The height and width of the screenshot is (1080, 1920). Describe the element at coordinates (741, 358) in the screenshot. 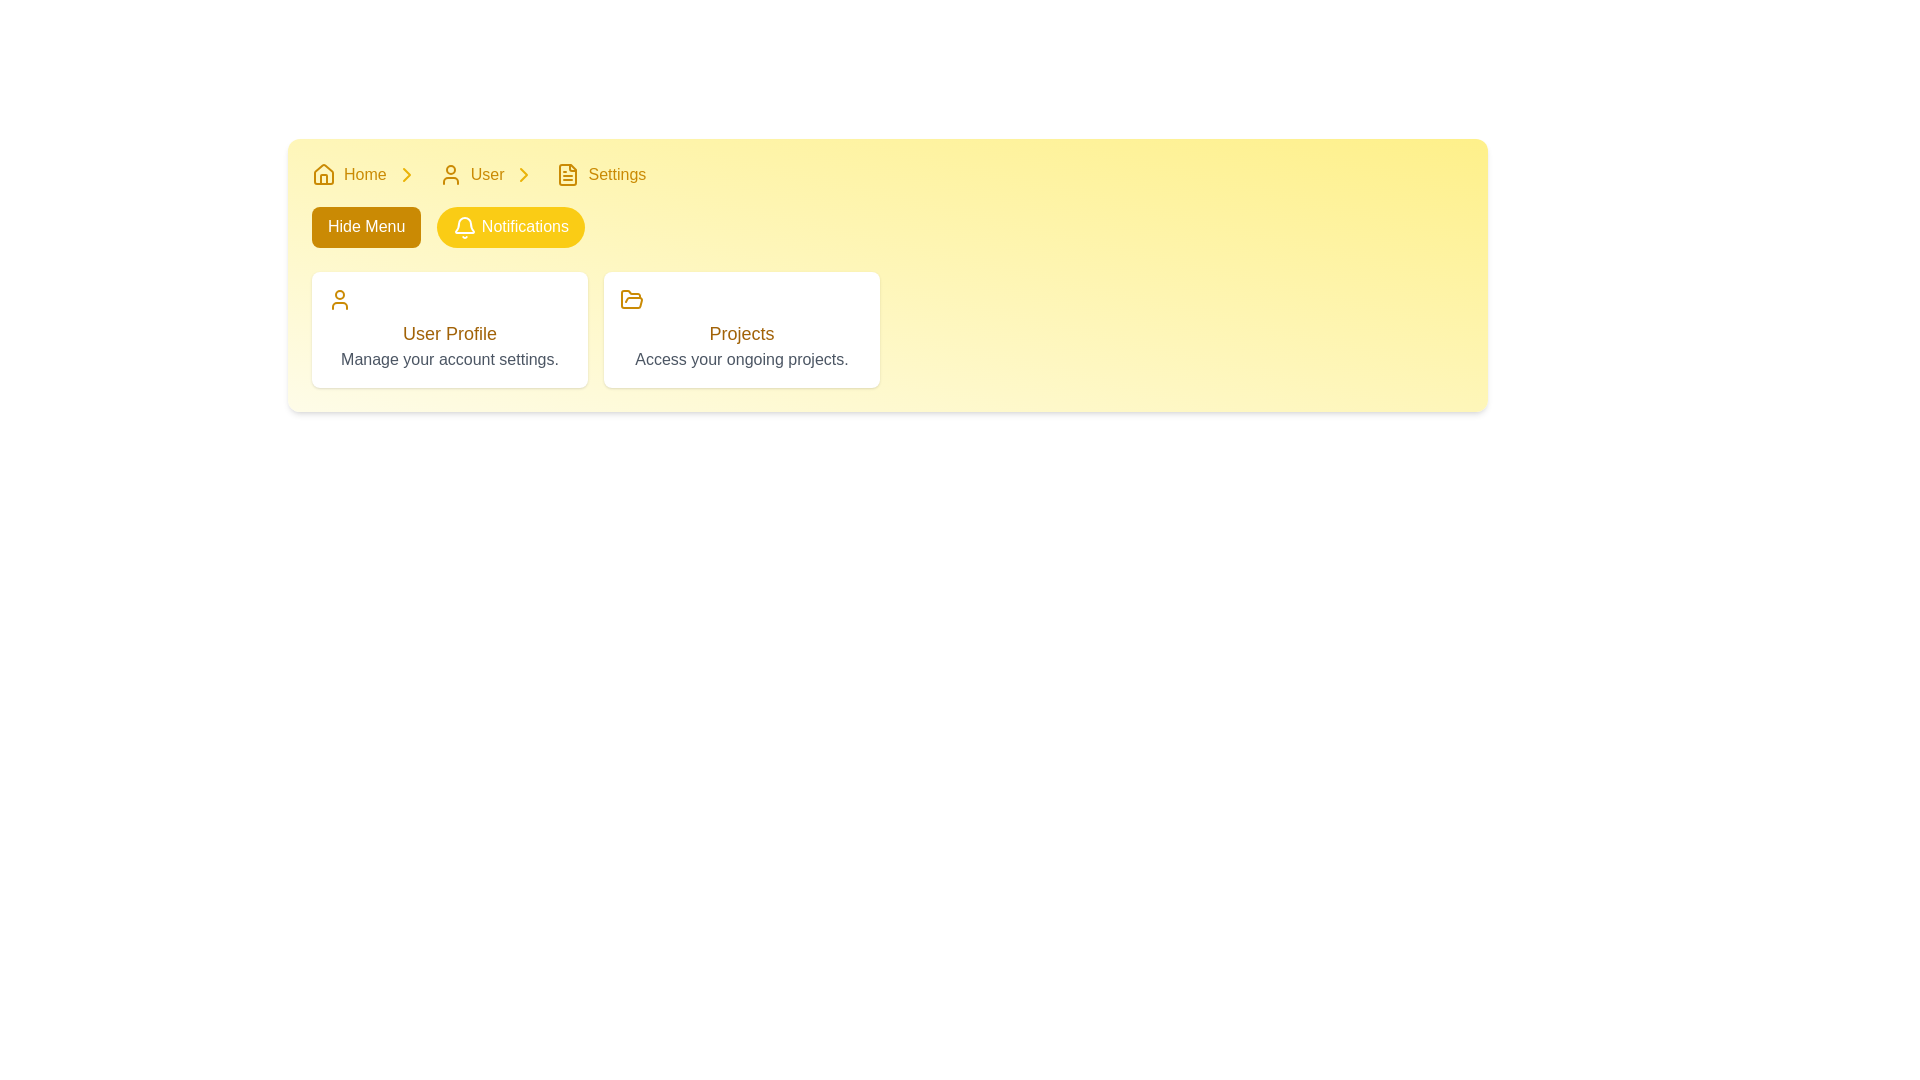

I see `the text block styled in gray that contains the content 'Access your ongoing projects.', located beneath the 'Projects' text within a white card with rounded corners` at that location.